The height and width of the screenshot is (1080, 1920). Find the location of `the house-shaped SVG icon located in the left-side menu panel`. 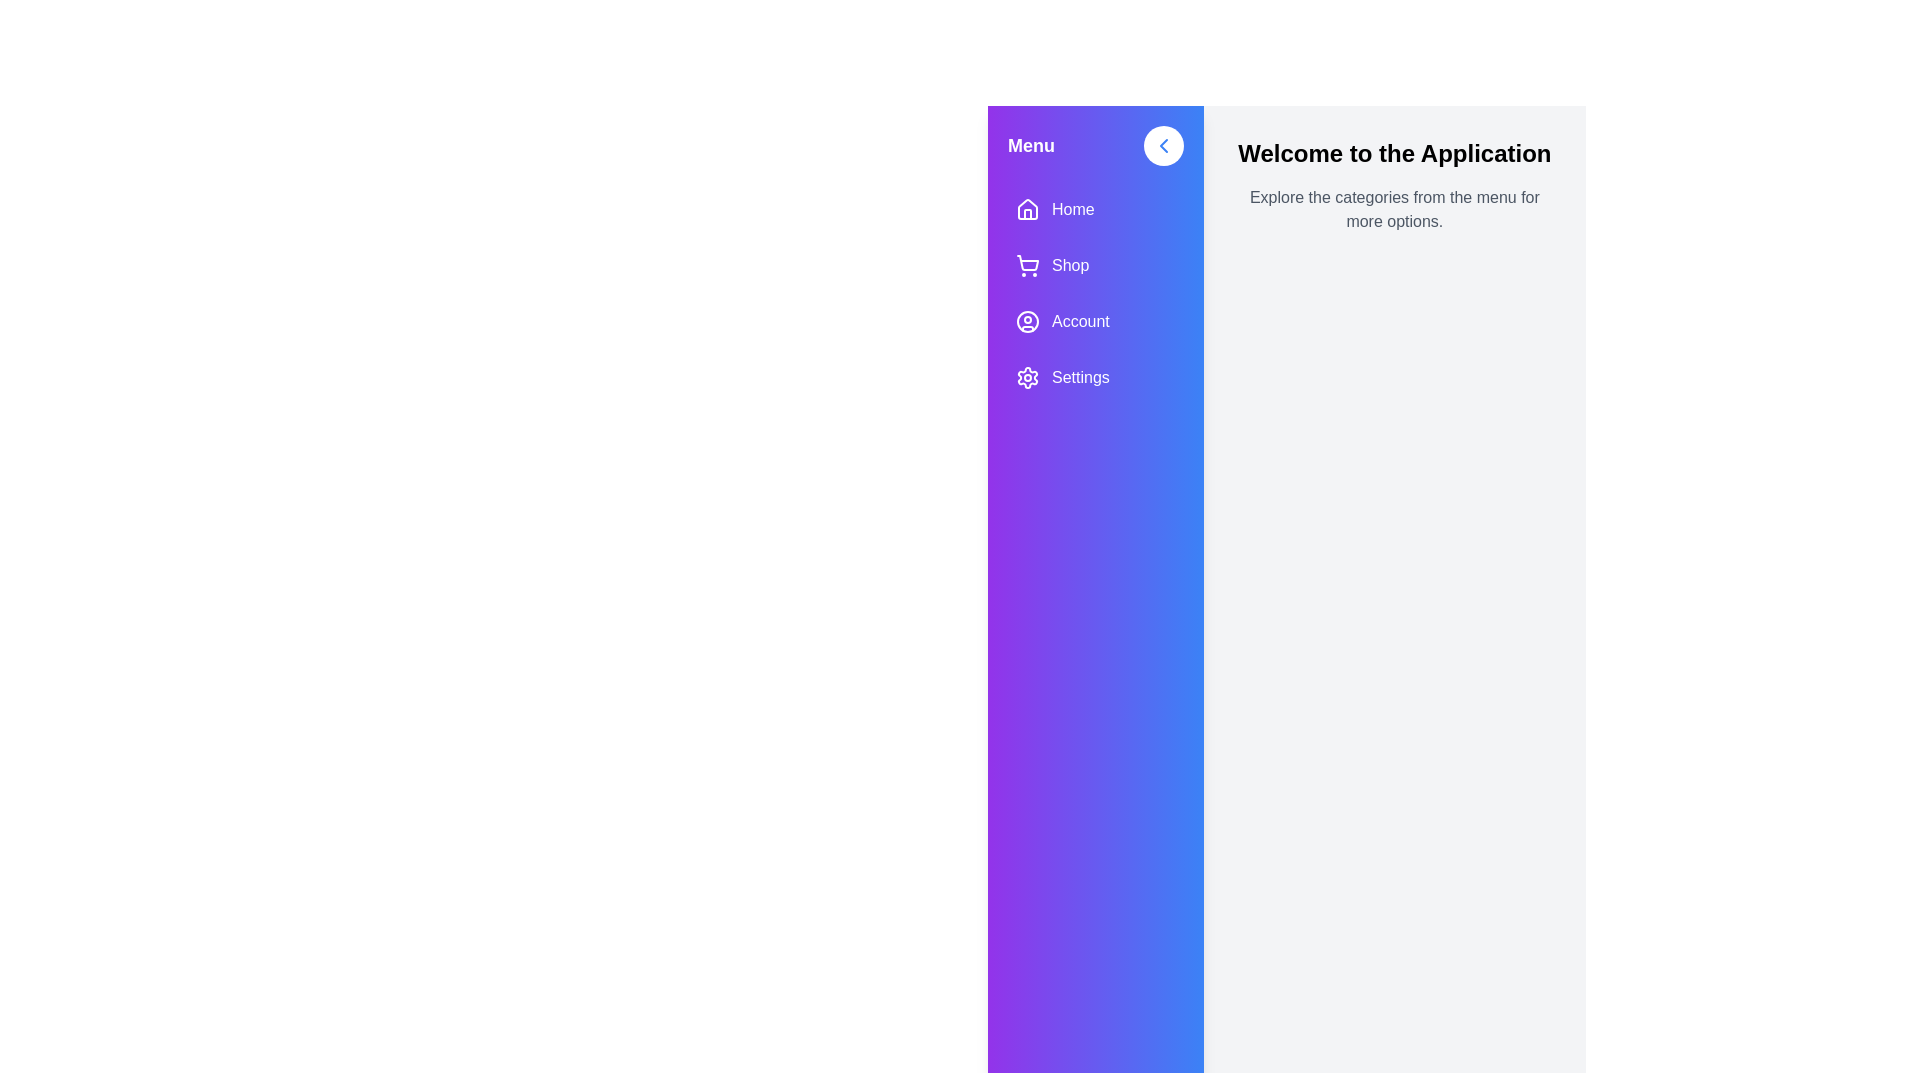

the house-shaped SVG icon located in the left-side menu panel is located at coordinates (1027, 208).